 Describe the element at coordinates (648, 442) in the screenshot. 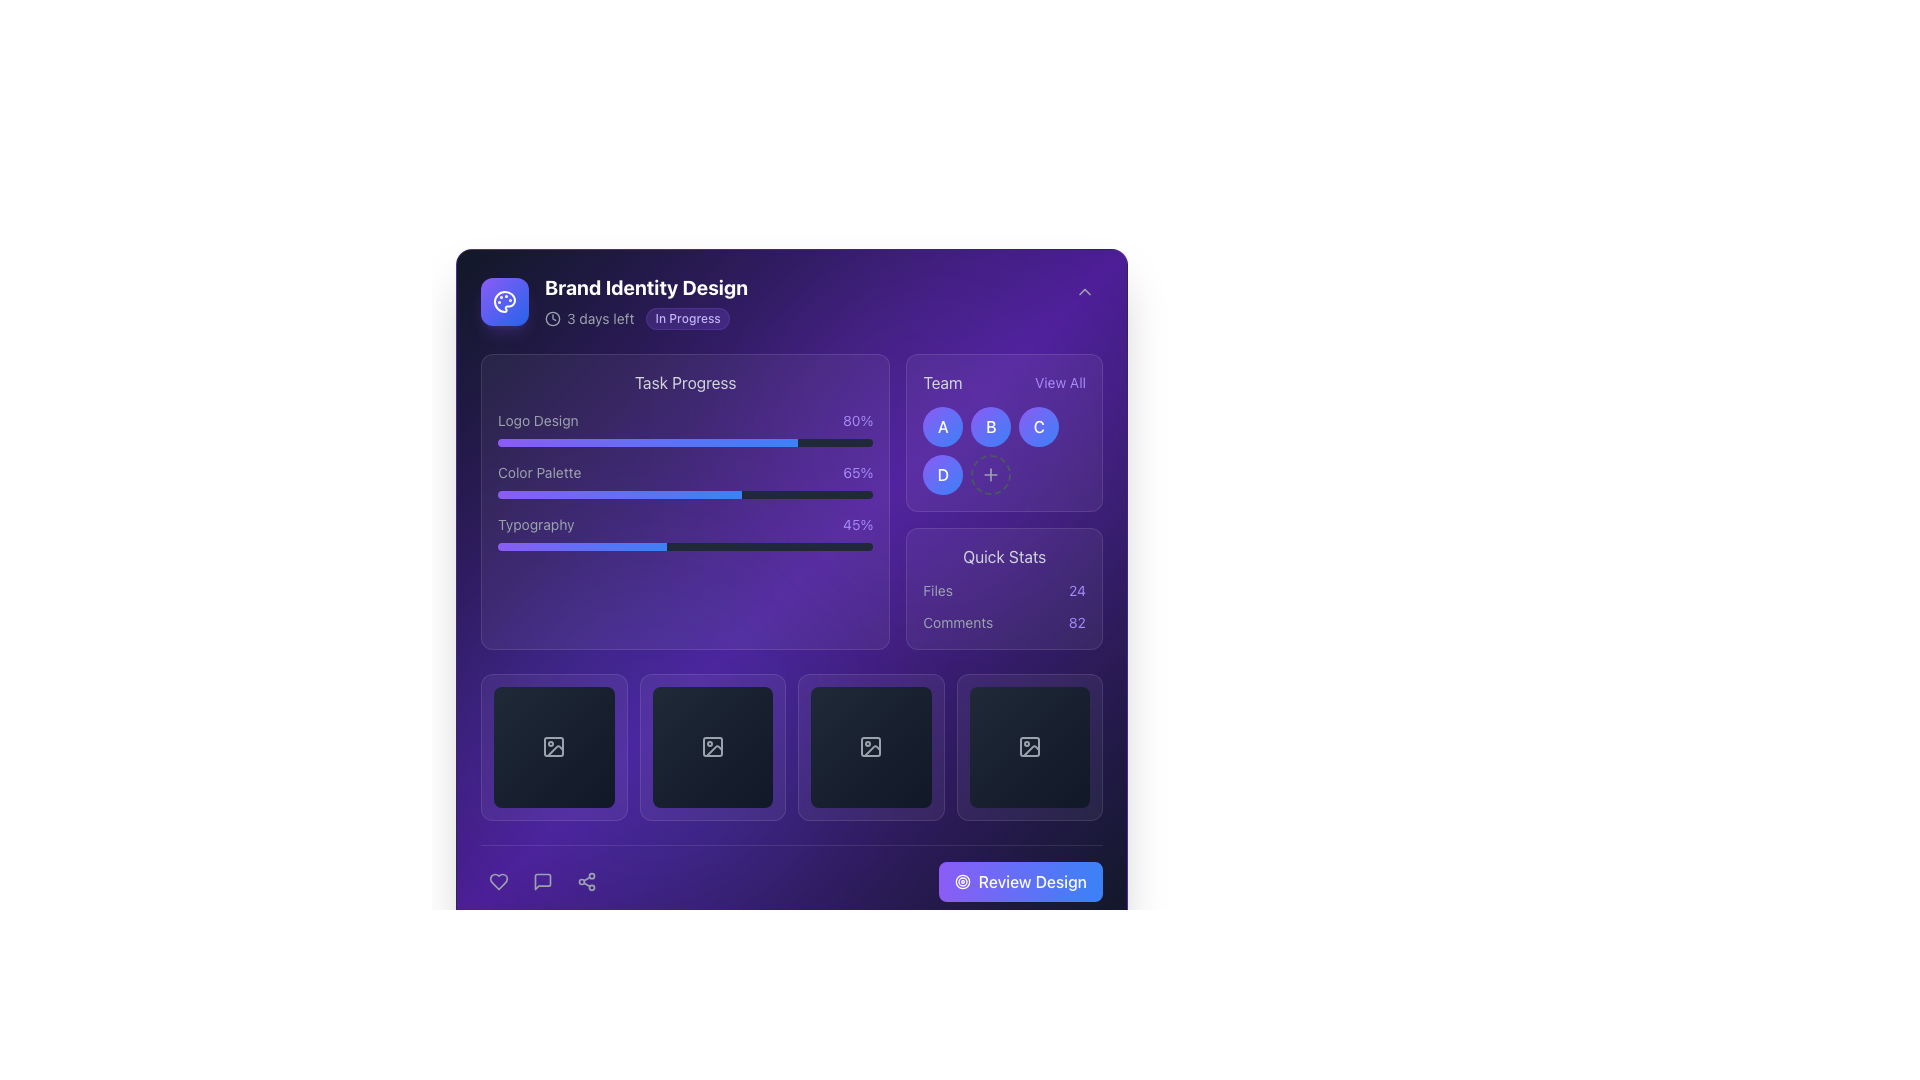

I see `the horizontal progress bar segment within the 'Logo Design' progress bar in the 'Task Progress' section, which features a gradient color transitioning from violet to blue` at that location.